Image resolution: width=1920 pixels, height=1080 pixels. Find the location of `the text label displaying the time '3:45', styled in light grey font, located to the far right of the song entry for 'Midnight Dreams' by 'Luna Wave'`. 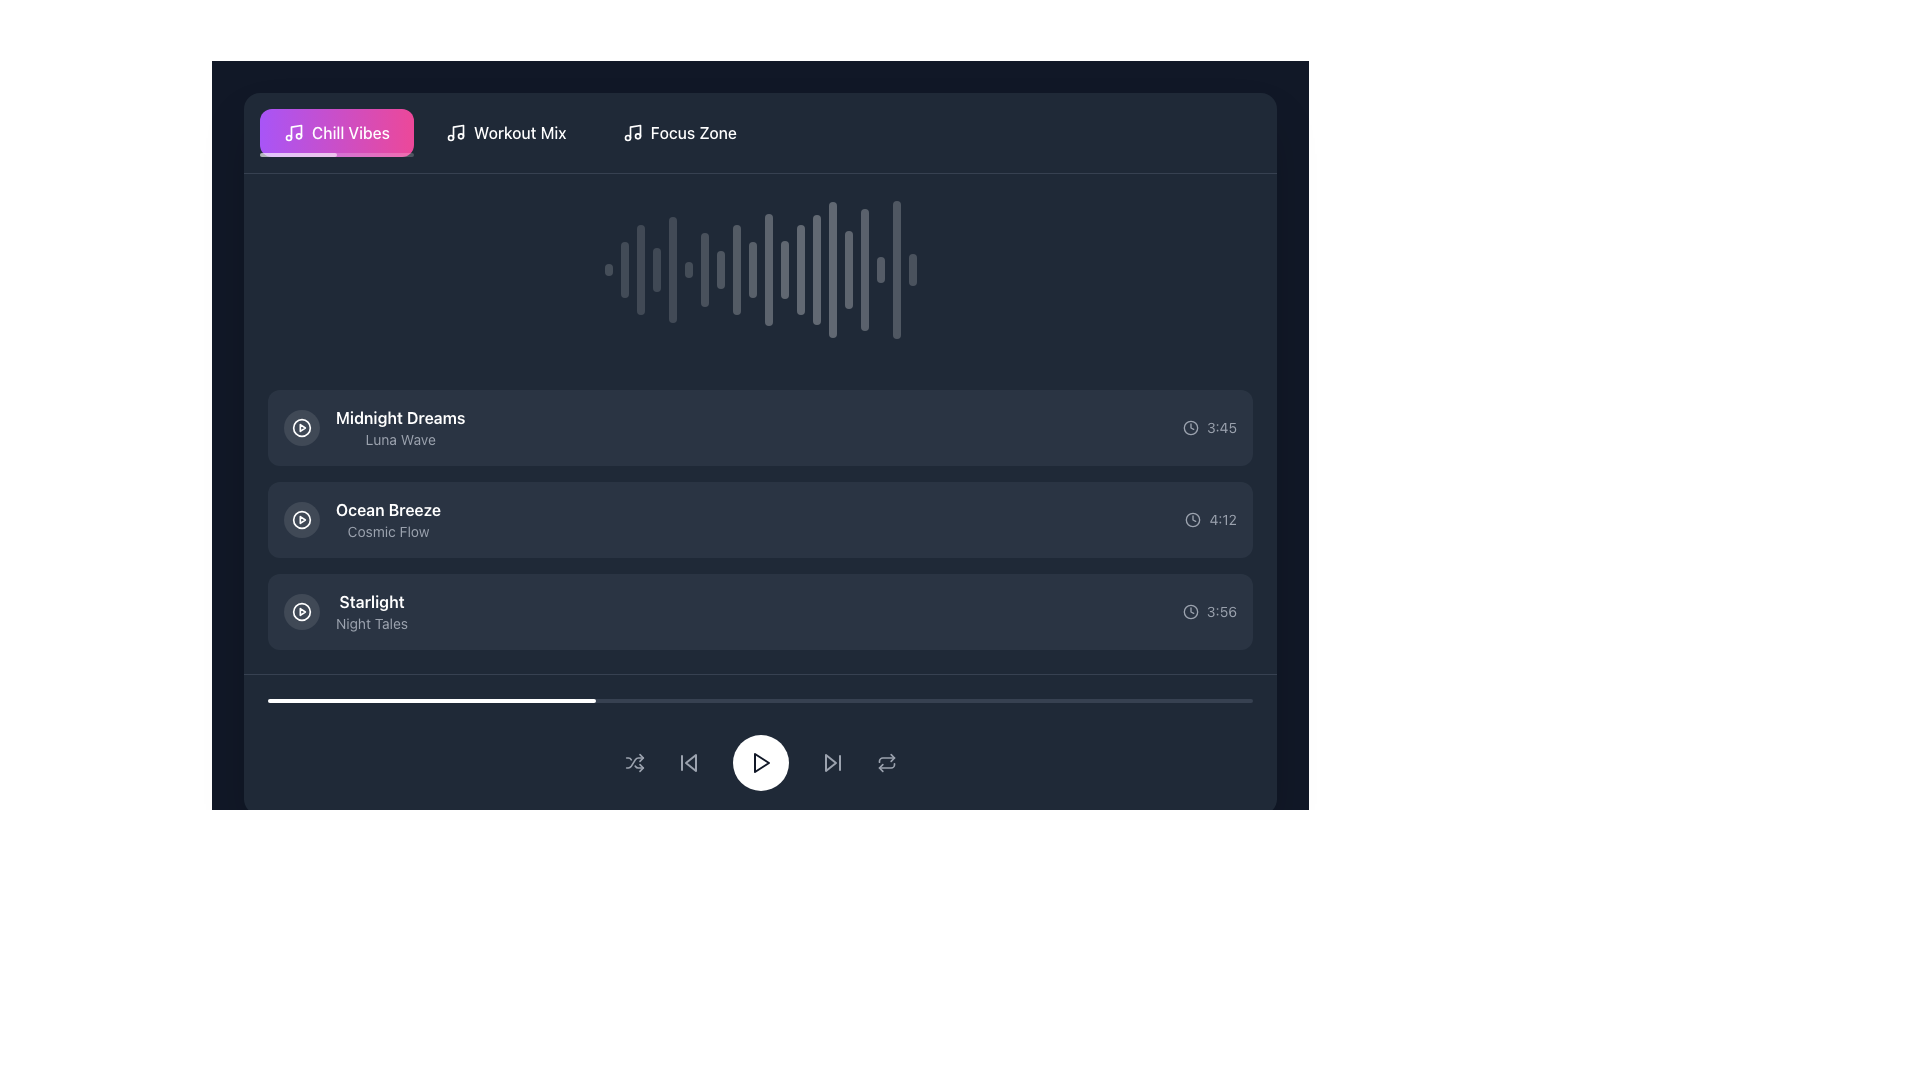

the text label displaying the time '3:45', styled in light grey font, located to the far right of the song entry for 'Midnight Dreams' by 'Luna Wave' is located at coordinates (1221, 427).